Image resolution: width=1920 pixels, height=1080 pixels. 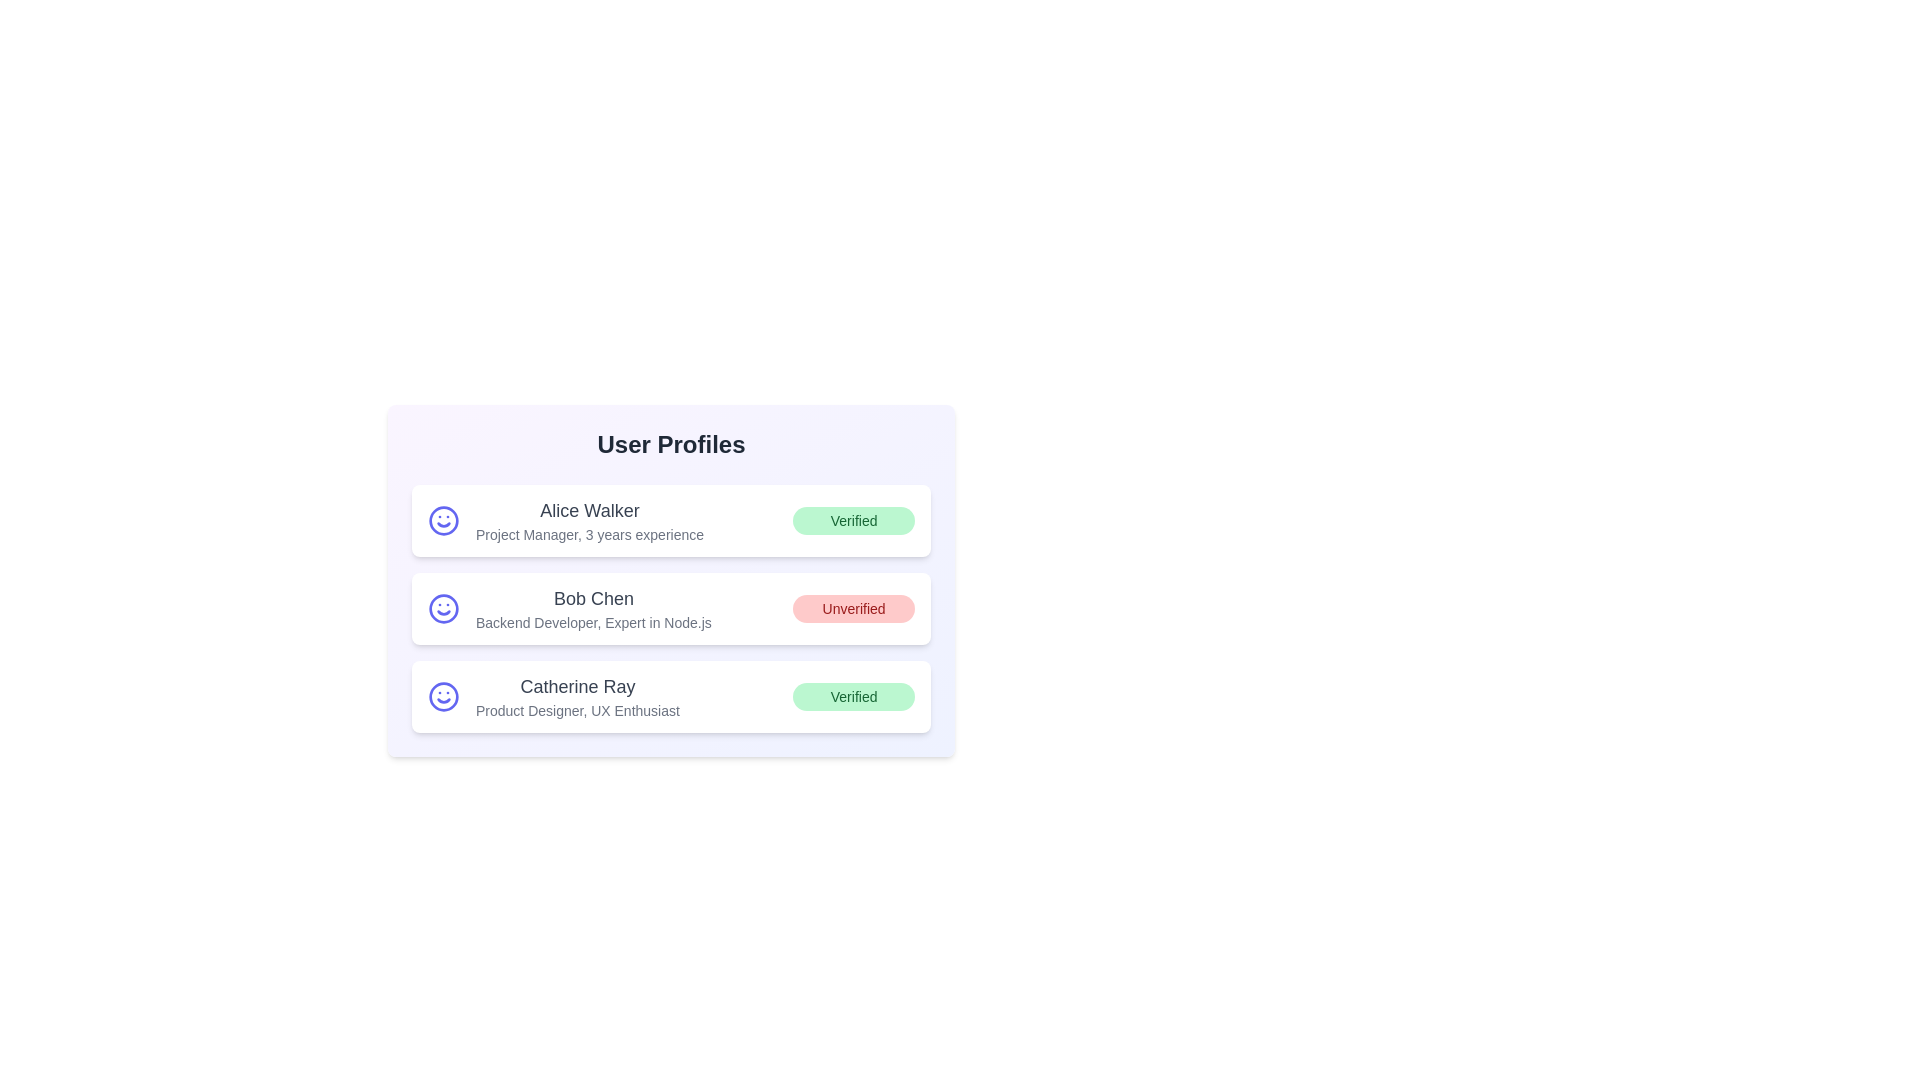 What do you see at coordinates (474, 496) in the screenshot?
I see `the text corresponding to Alice Walker` at bounding box center [474, 496].